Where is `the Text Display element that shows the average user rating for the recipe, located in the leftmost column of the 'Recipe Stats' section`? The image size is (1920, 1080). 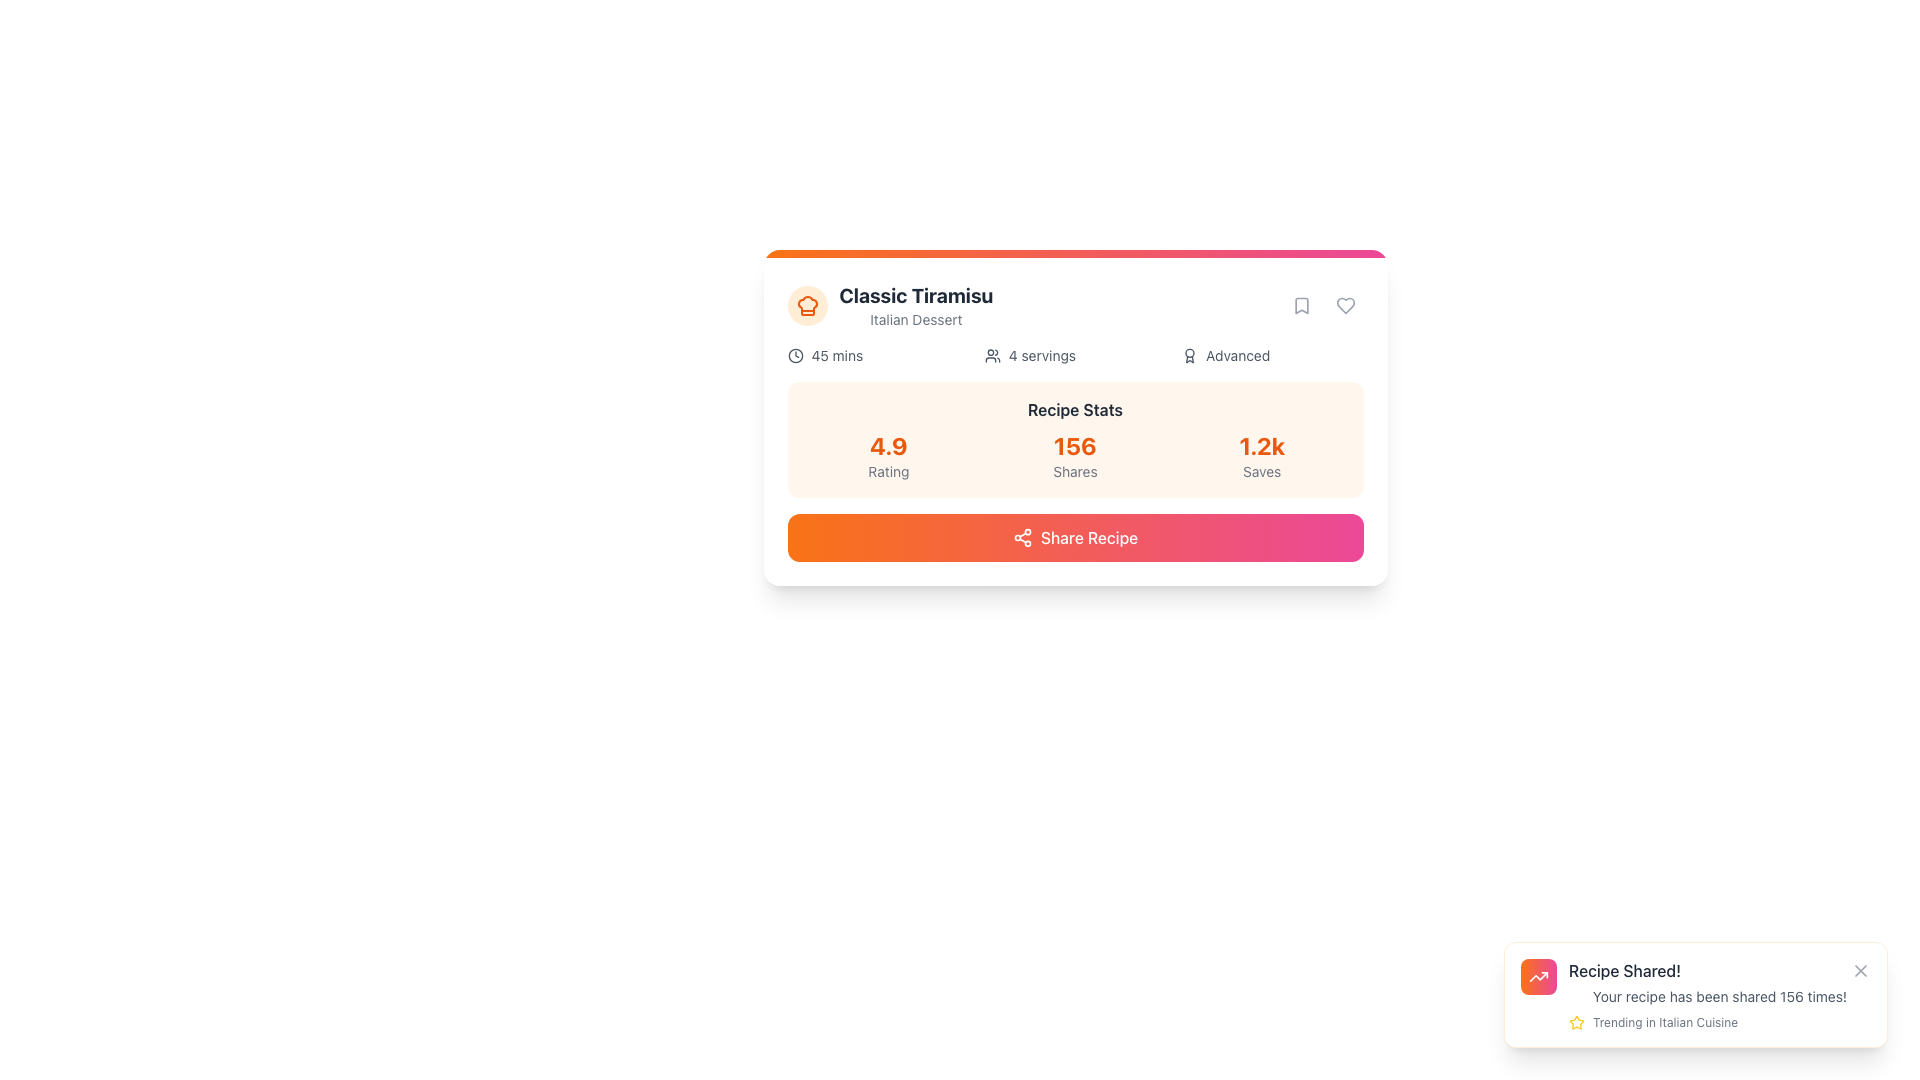
the Text Display element that shows the average user rating for the recipe, located in the leftmost column of the 'Recipe Stats' section is located at coordinates (887, 455).